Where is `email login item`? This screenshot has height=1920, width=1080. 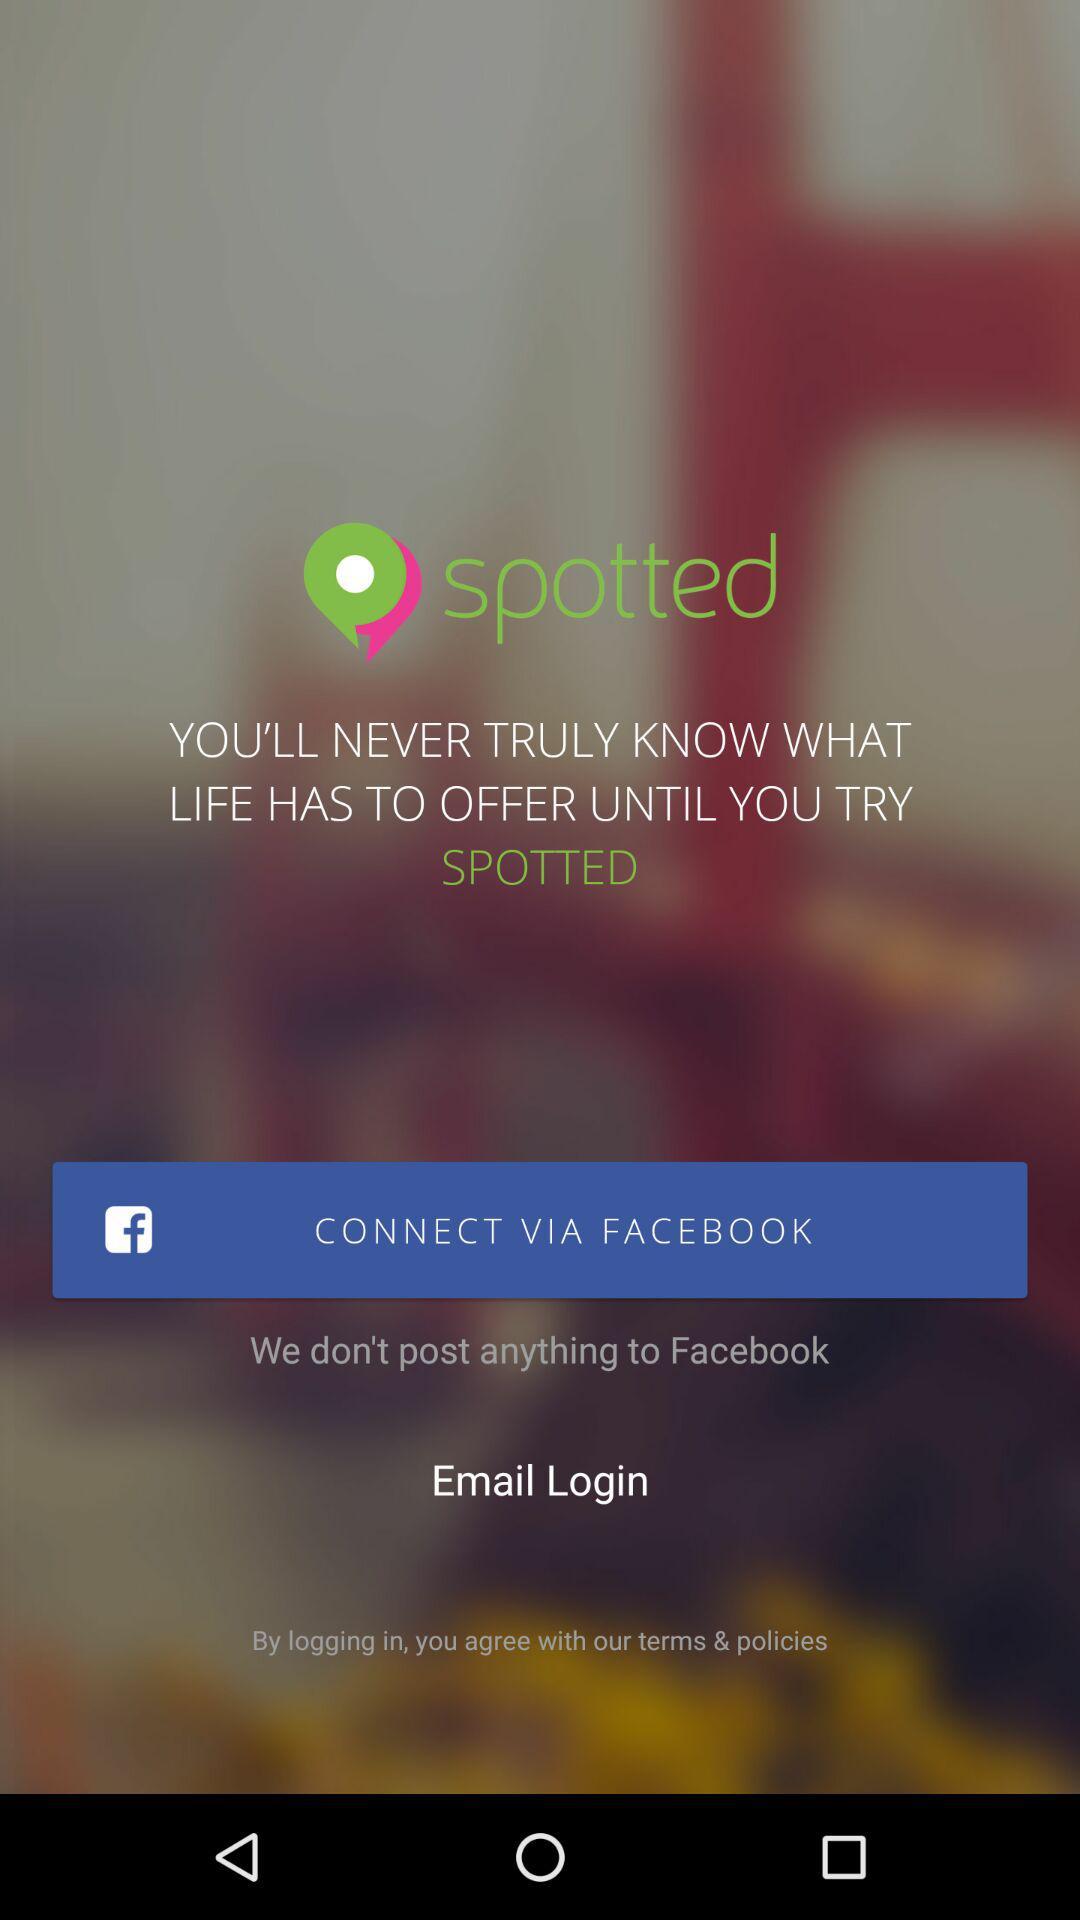 email login item is located at coordinates (540, 1478).